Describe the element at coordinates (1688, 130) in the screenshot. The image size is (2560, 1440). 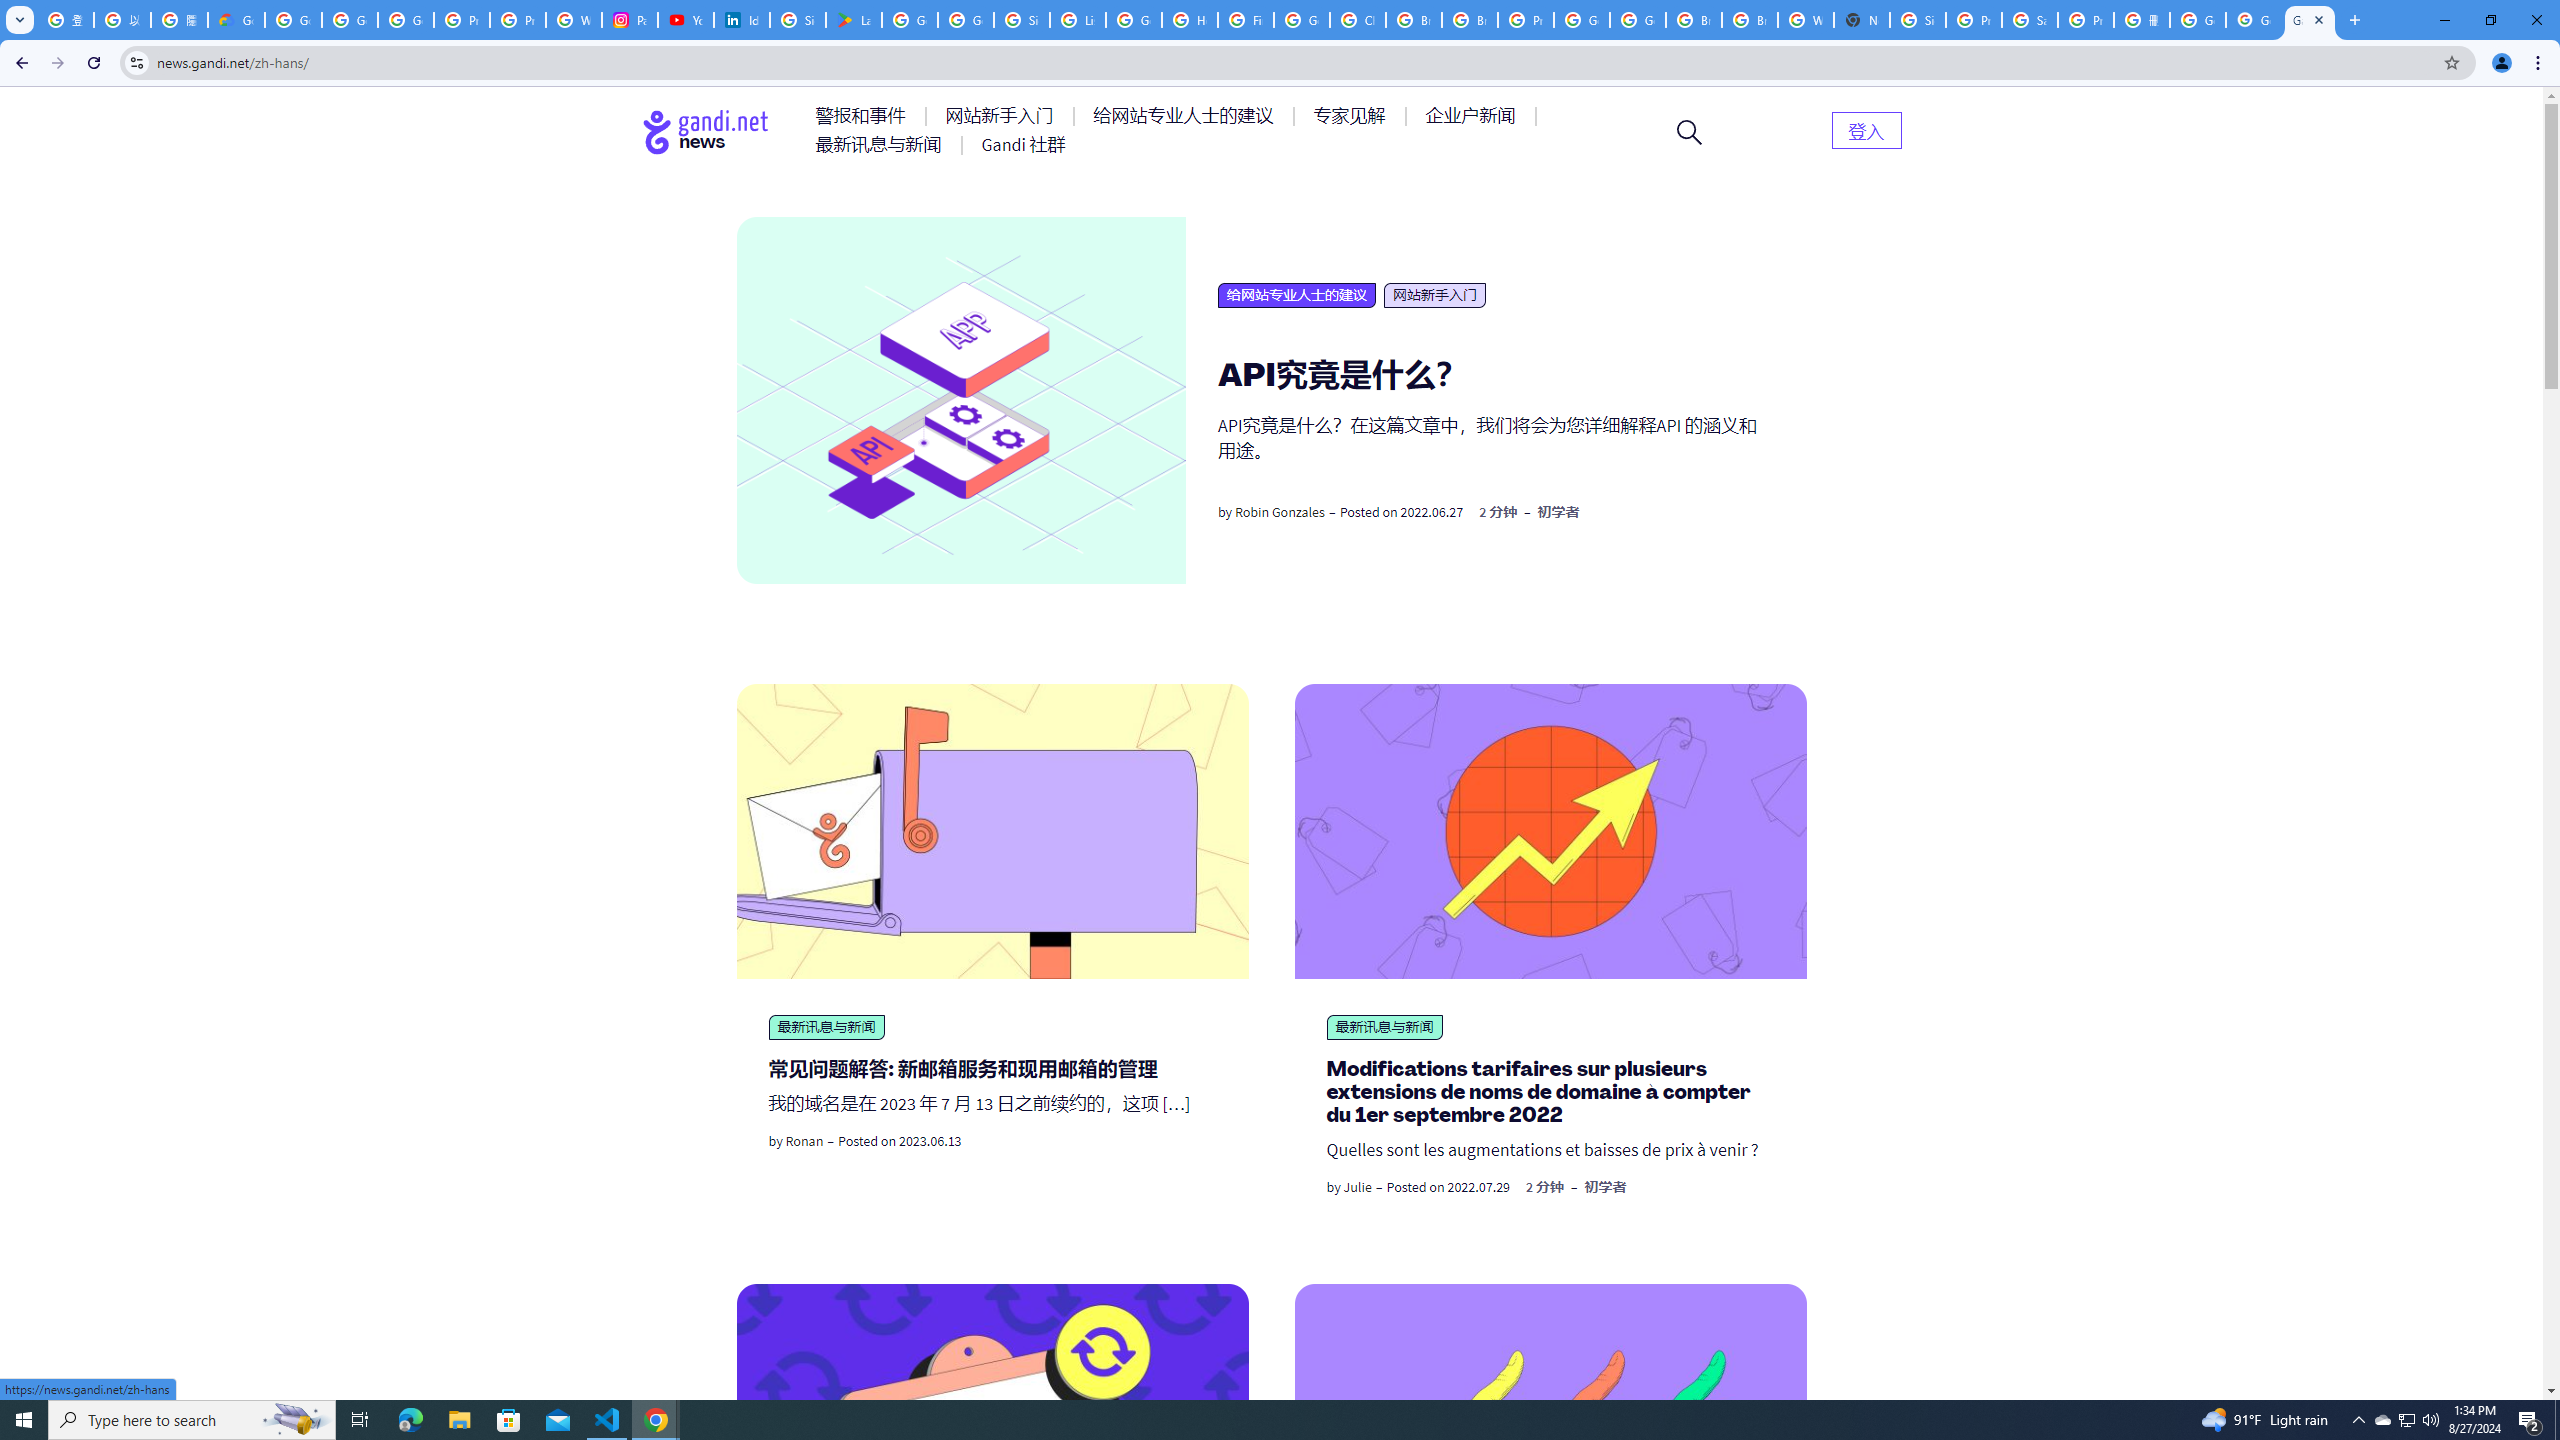
I see `'Open search form'` at that location.